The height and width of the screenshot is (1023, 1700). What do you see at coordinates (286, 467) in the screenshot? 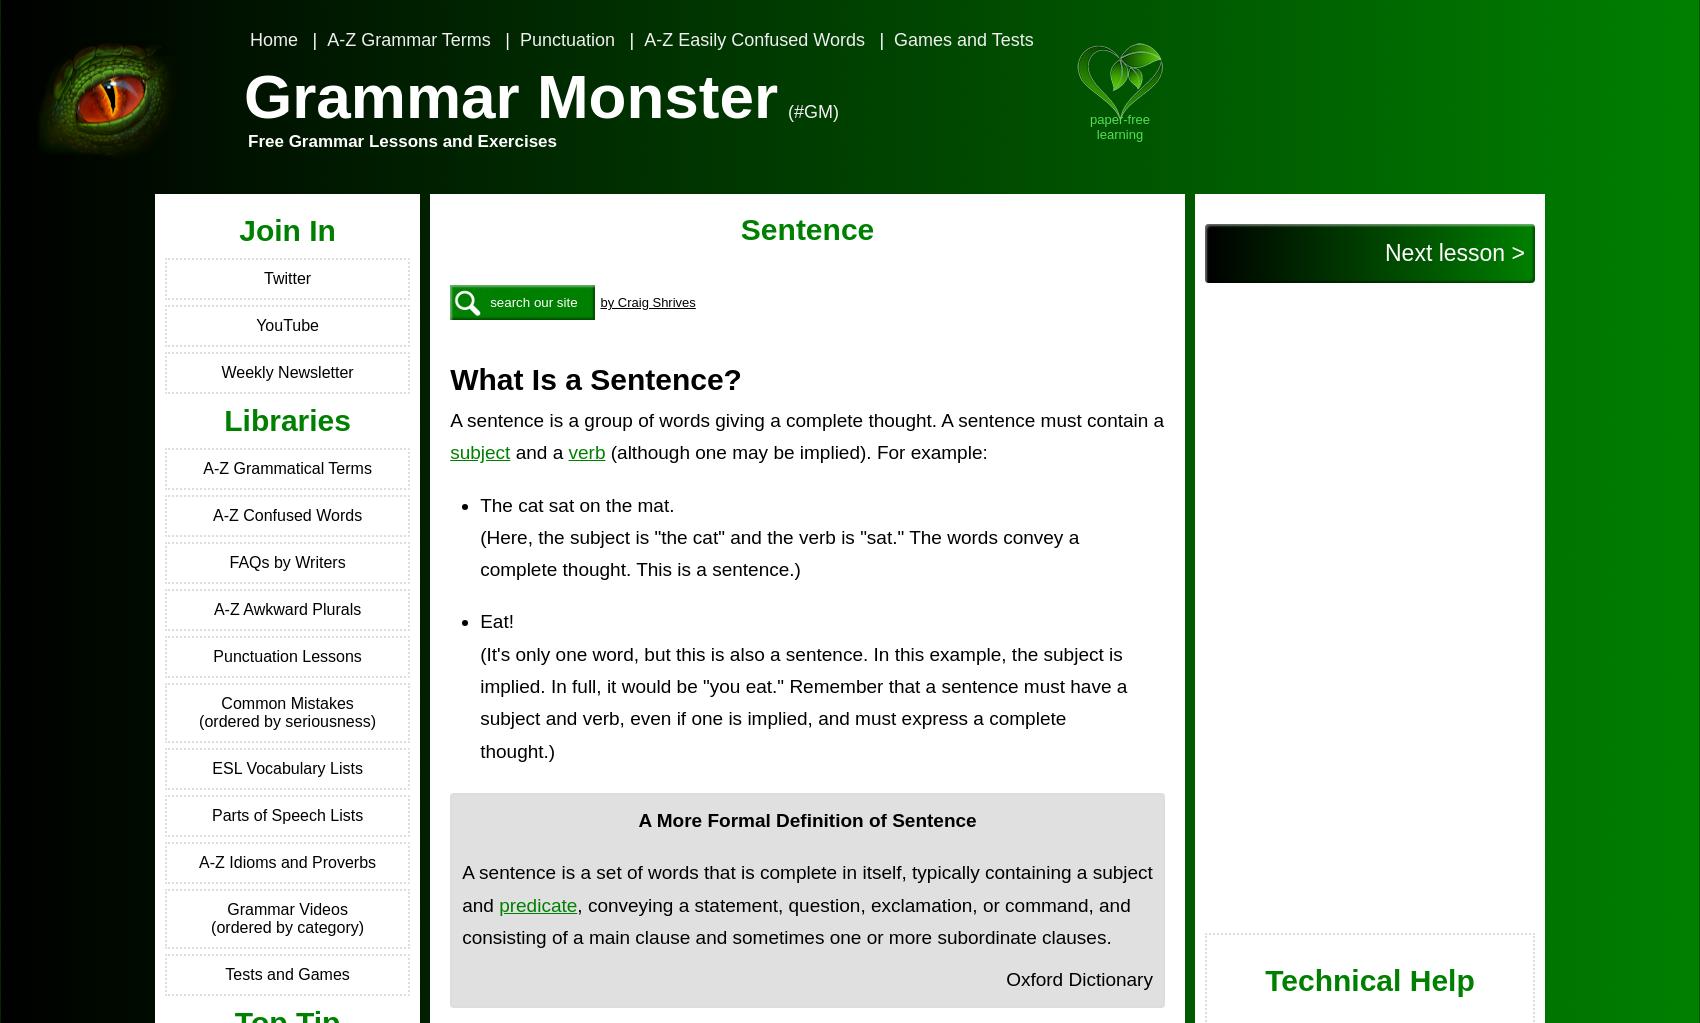
I see `'A-Z Grammatical Terms'` at bounding box center [286, 467].